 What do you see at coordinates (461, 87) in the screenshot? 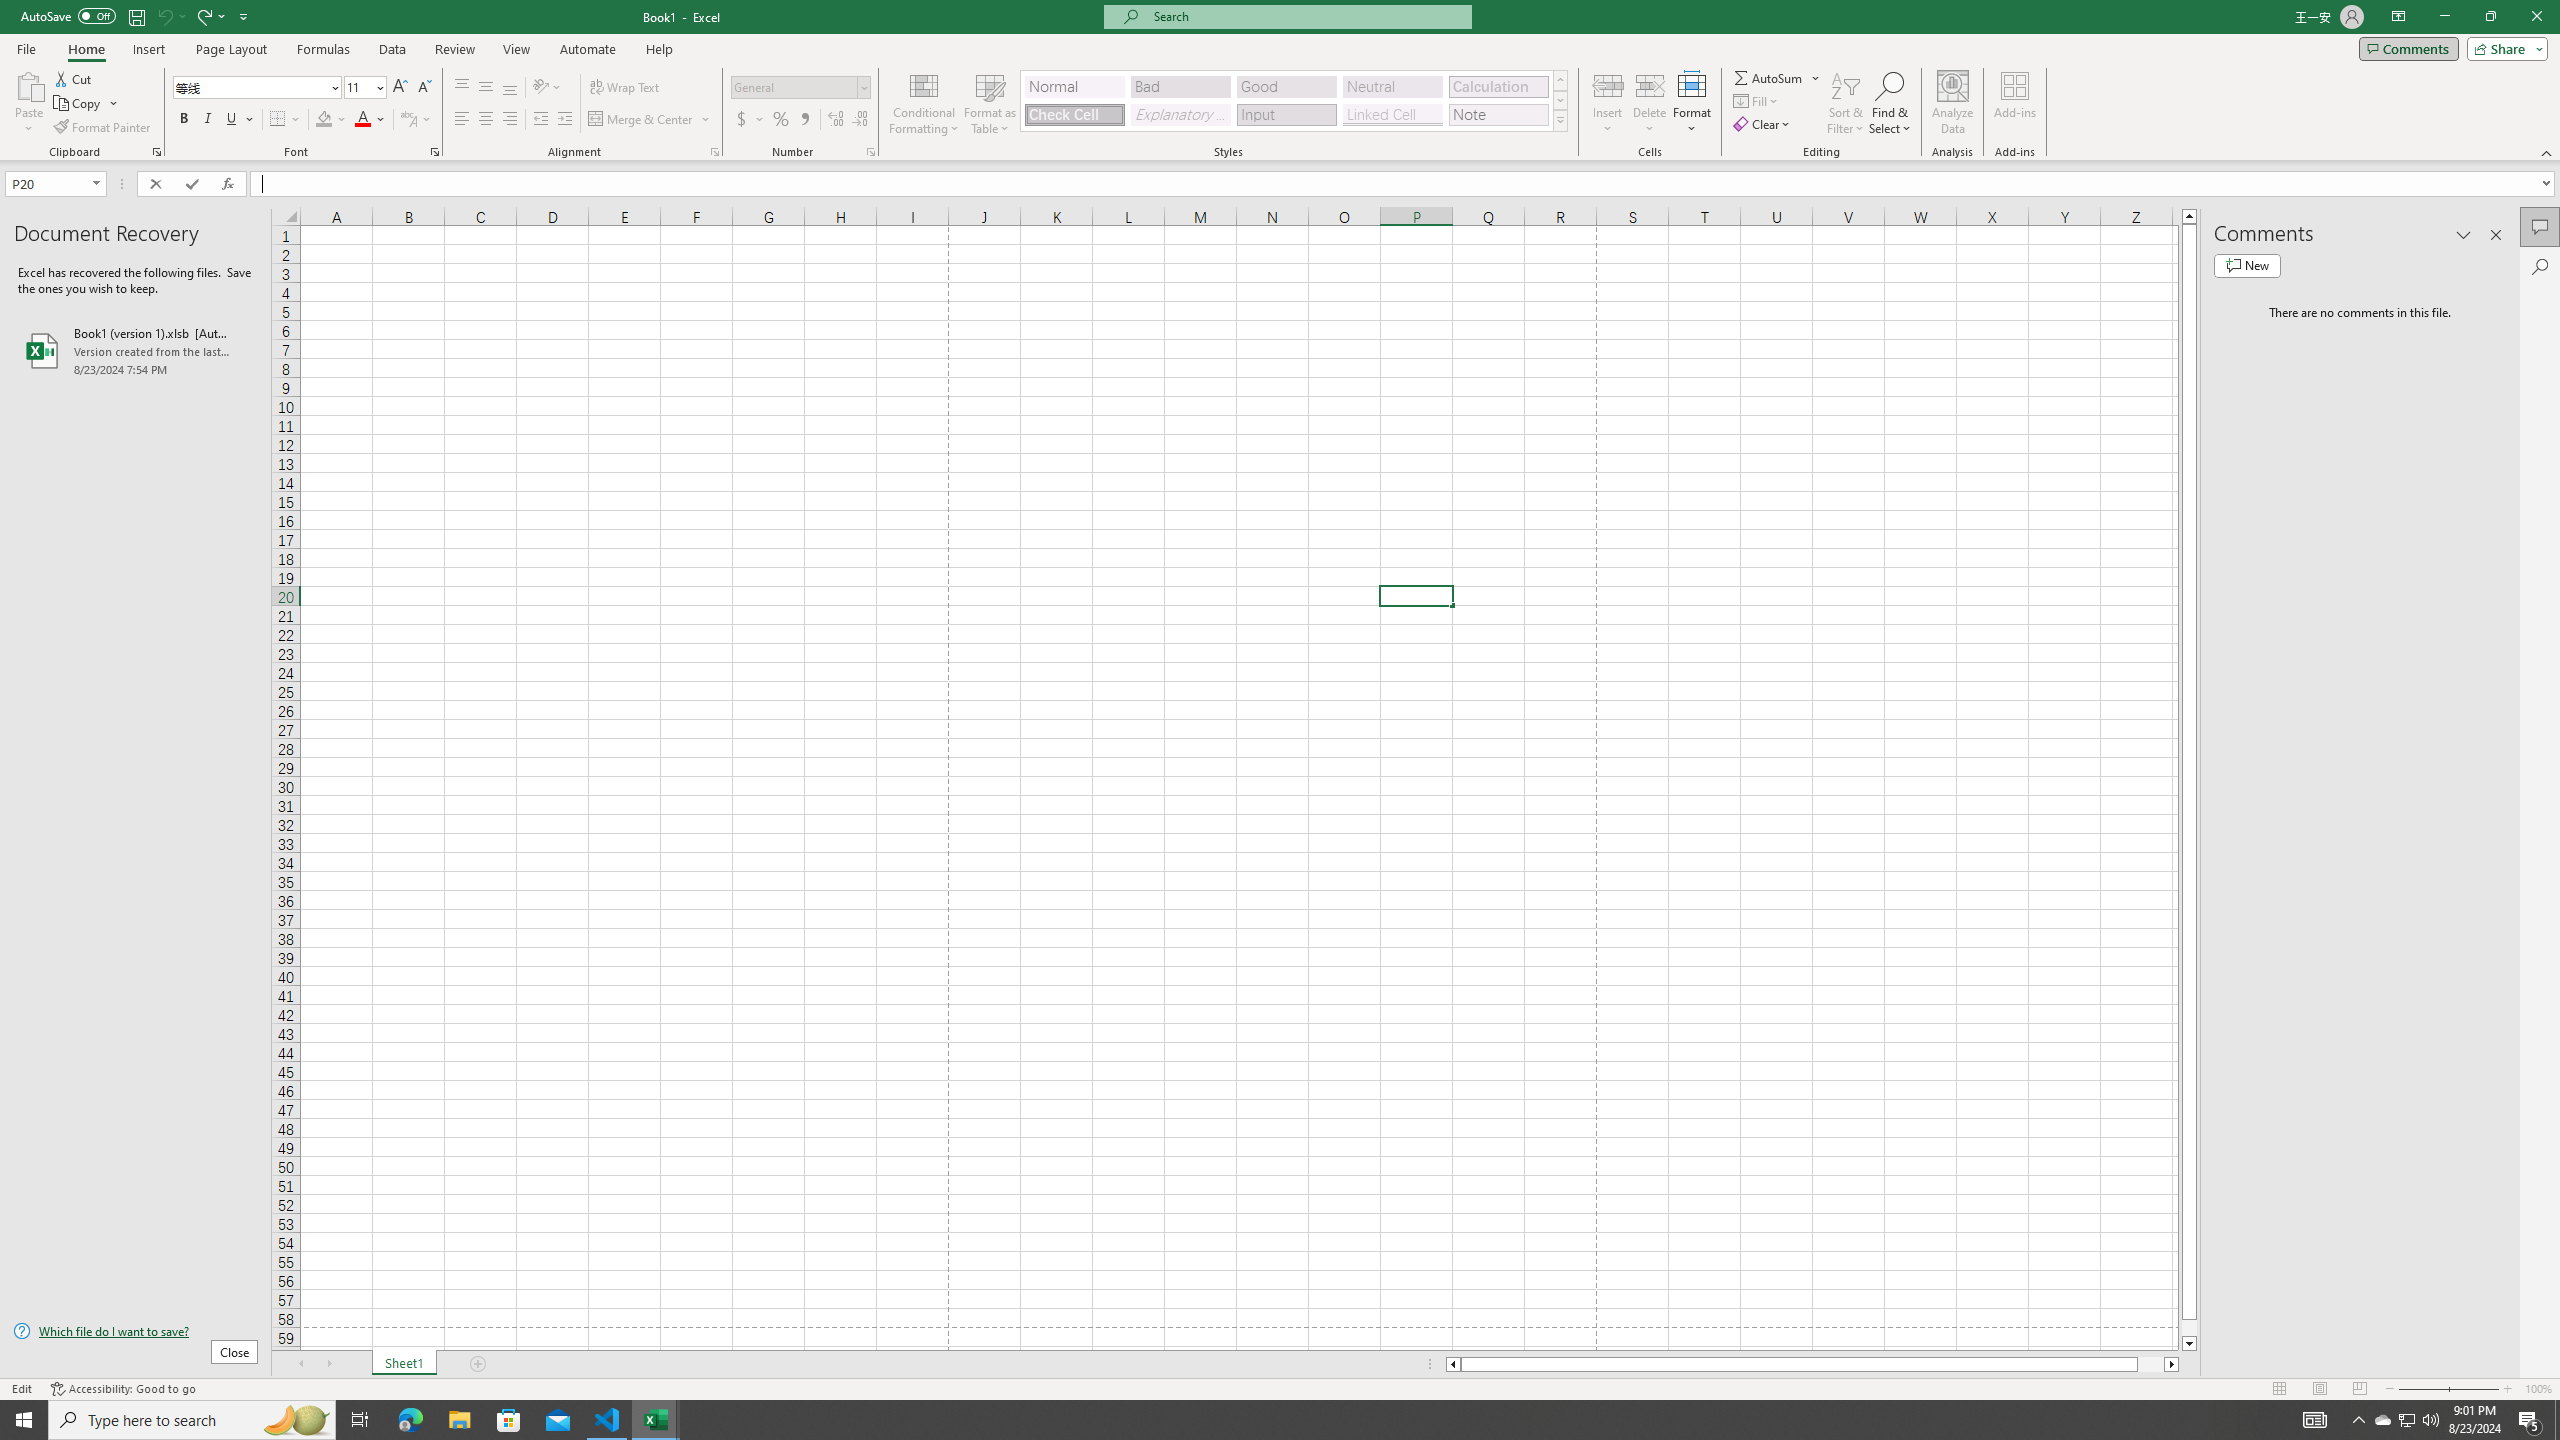
I see `'Top Align'` at bounding box center [461, 87].